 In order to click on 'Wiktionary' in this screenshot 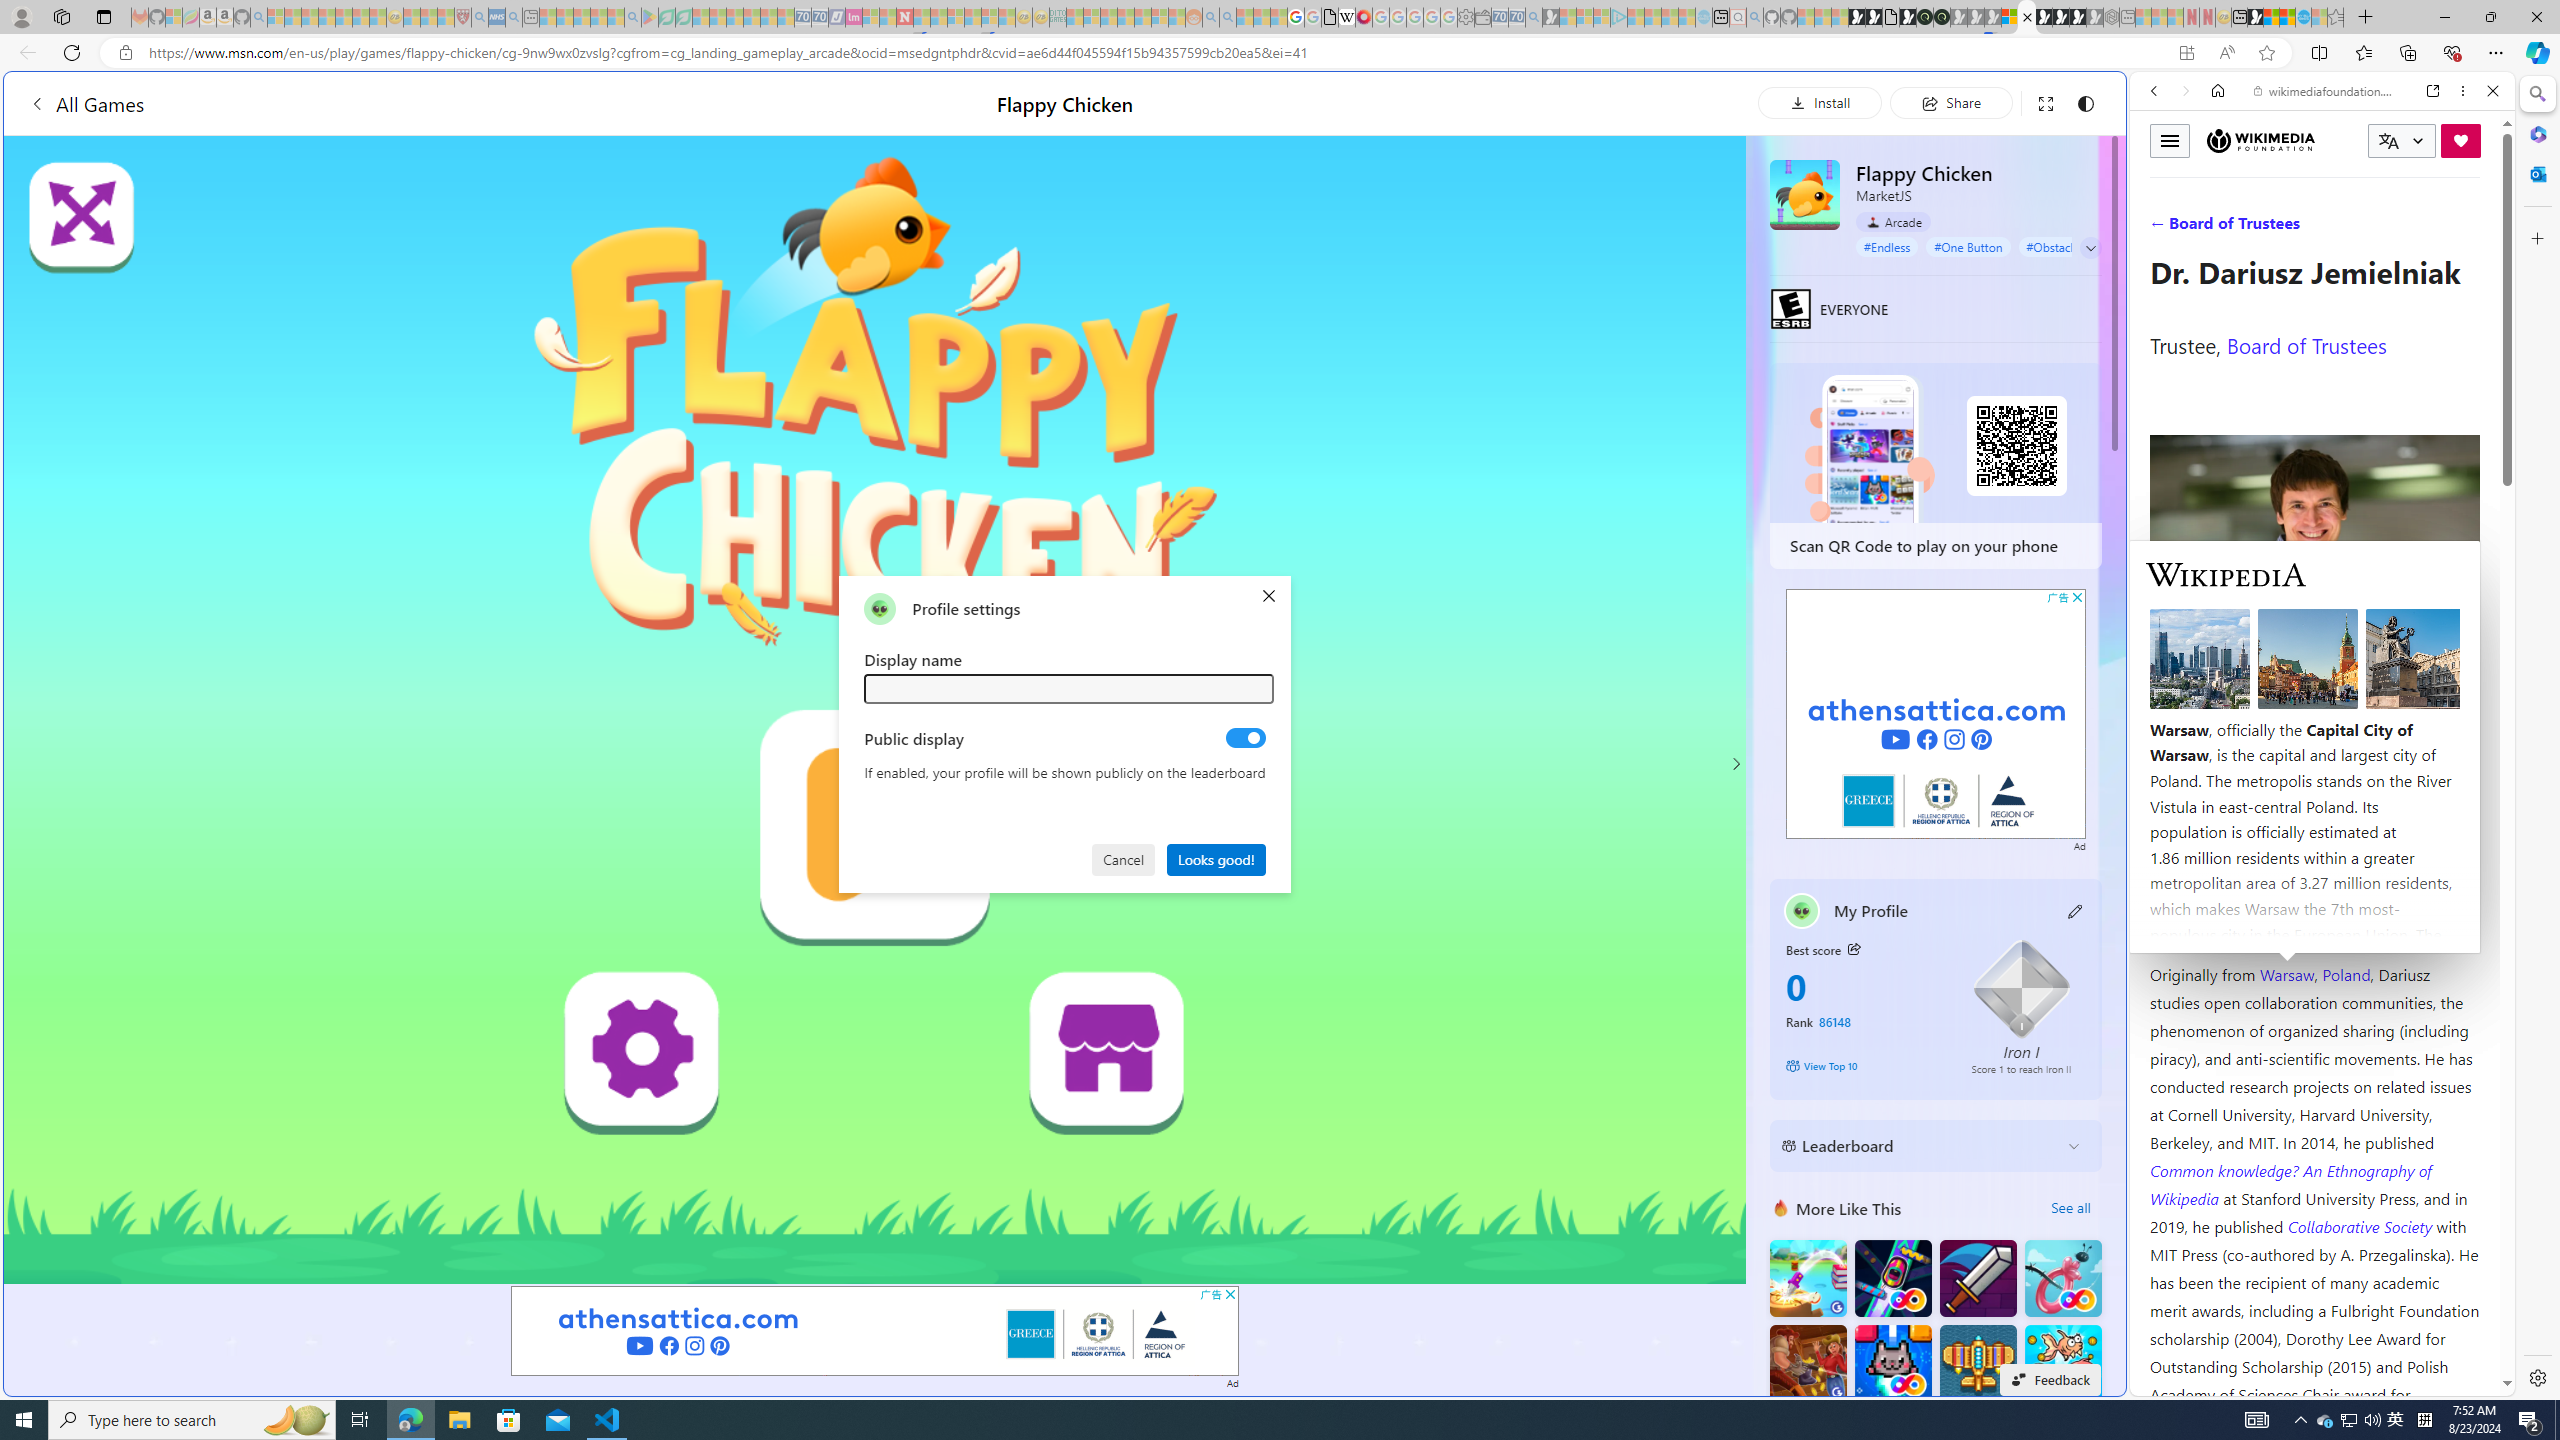, I will do `click(2314, 669)`.